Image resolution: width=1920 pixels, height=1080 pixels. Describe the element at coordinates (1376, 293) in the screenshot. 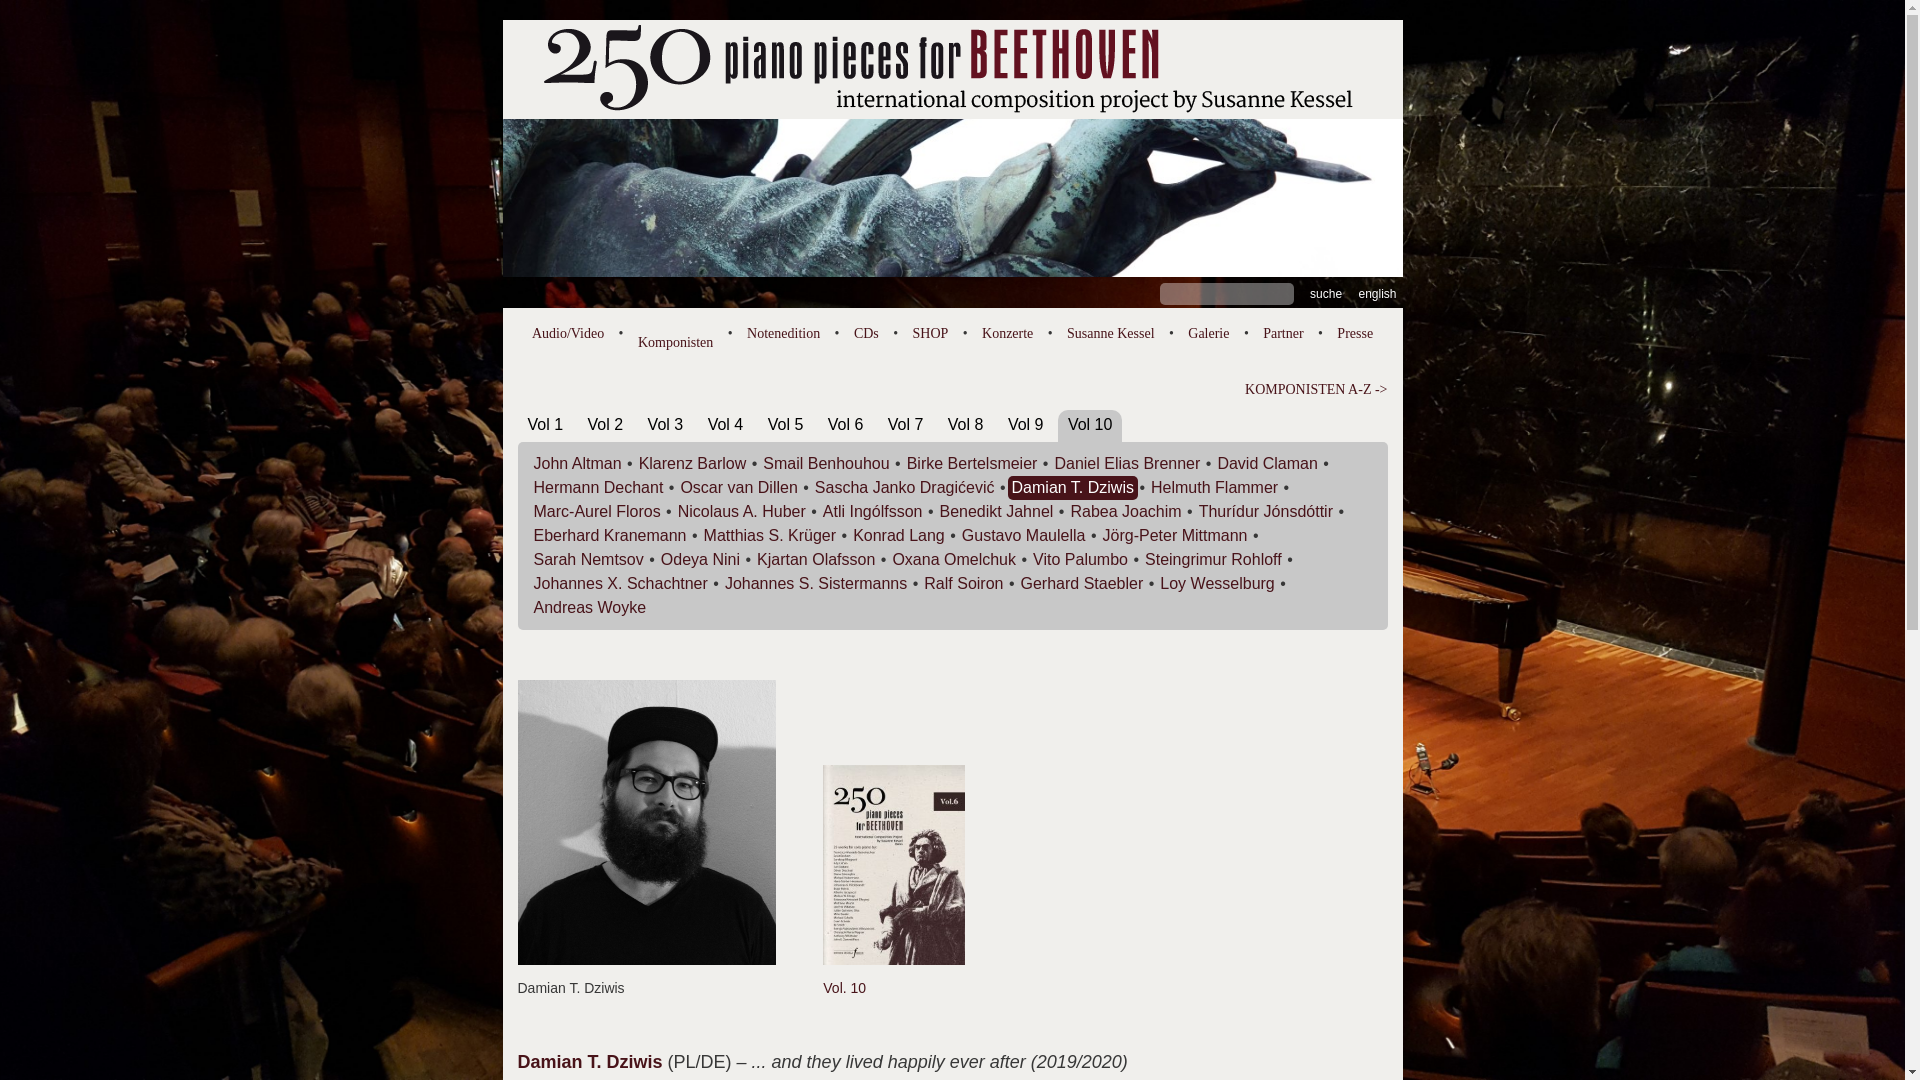

I see `'english'` at that location.